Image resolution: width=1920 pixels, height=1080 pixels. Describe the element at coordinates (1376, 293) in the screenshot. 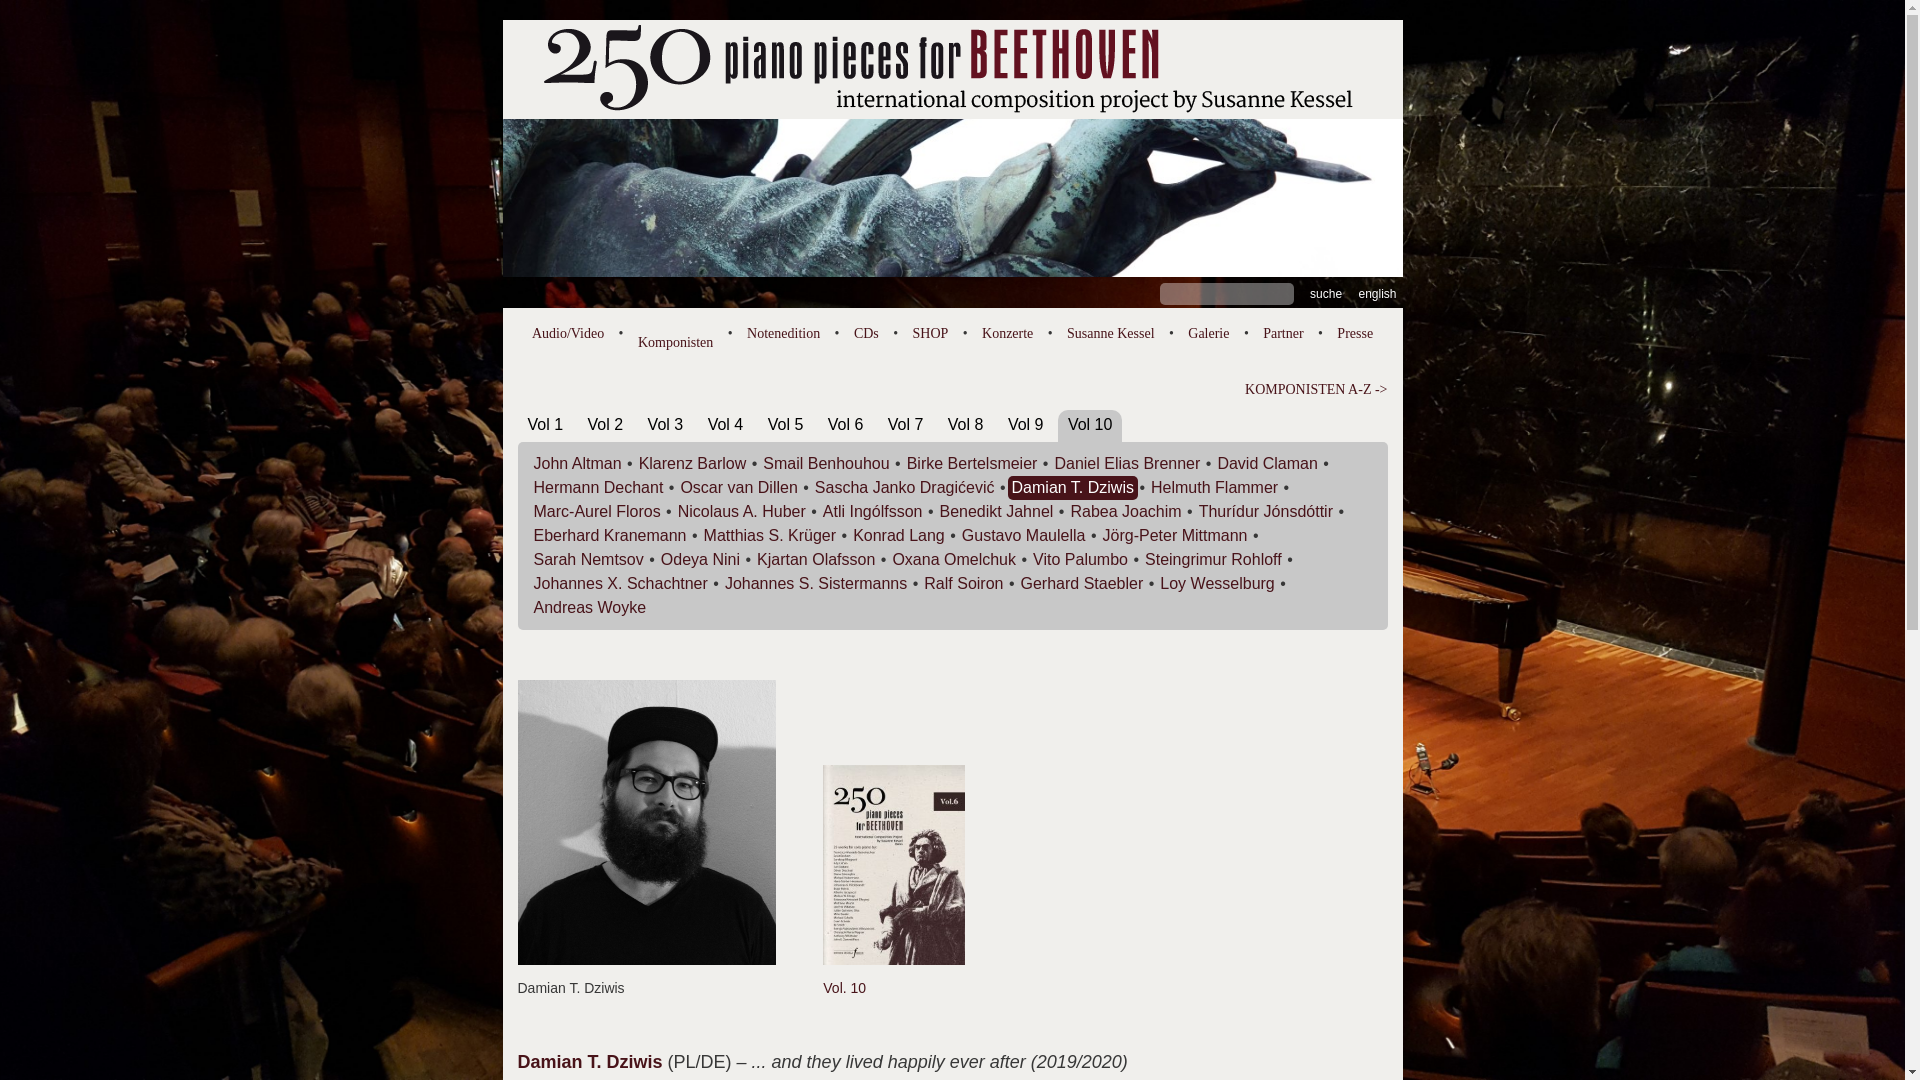

I see `'english'` at that location.